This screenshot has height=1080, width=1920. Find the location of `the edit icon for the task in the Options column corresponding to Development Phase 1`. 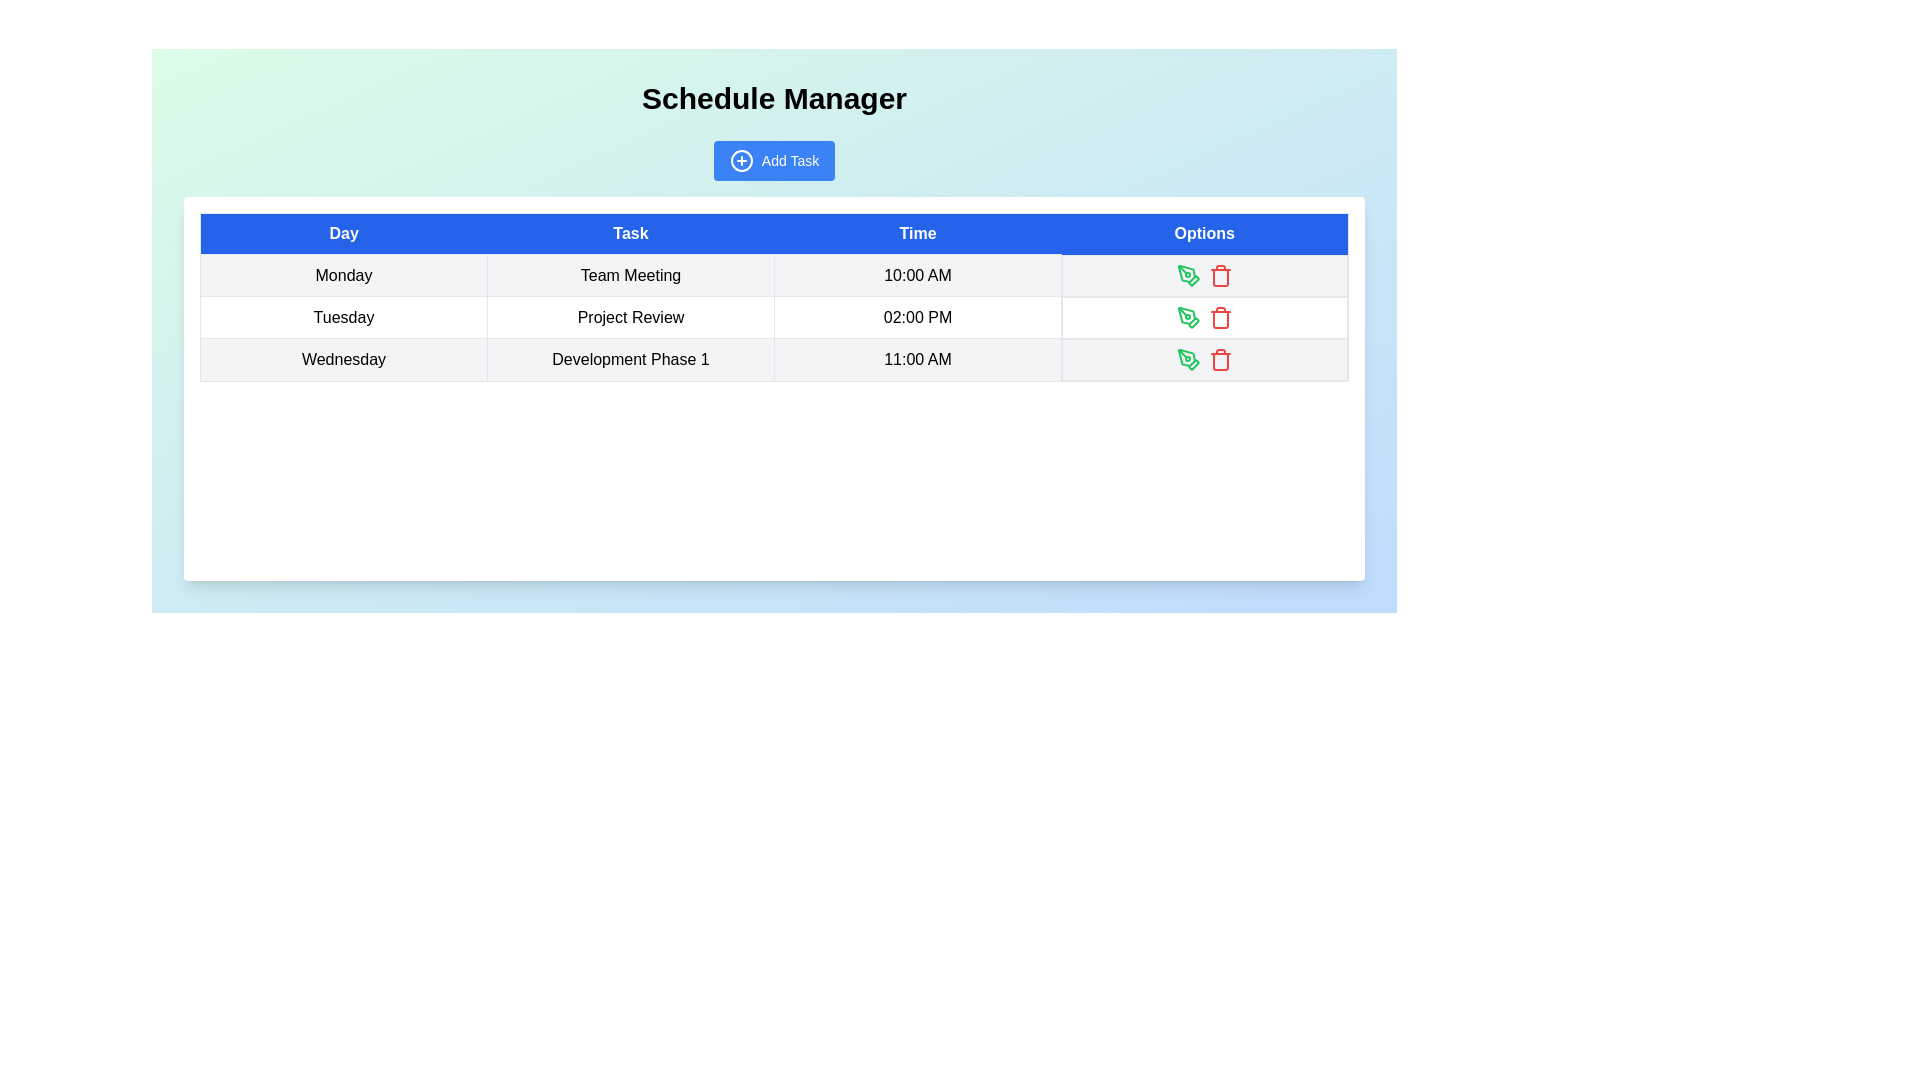

the edit icon for the task in the Options column corresponding to Development Phase 1 is located at coordinates (1189, 358).